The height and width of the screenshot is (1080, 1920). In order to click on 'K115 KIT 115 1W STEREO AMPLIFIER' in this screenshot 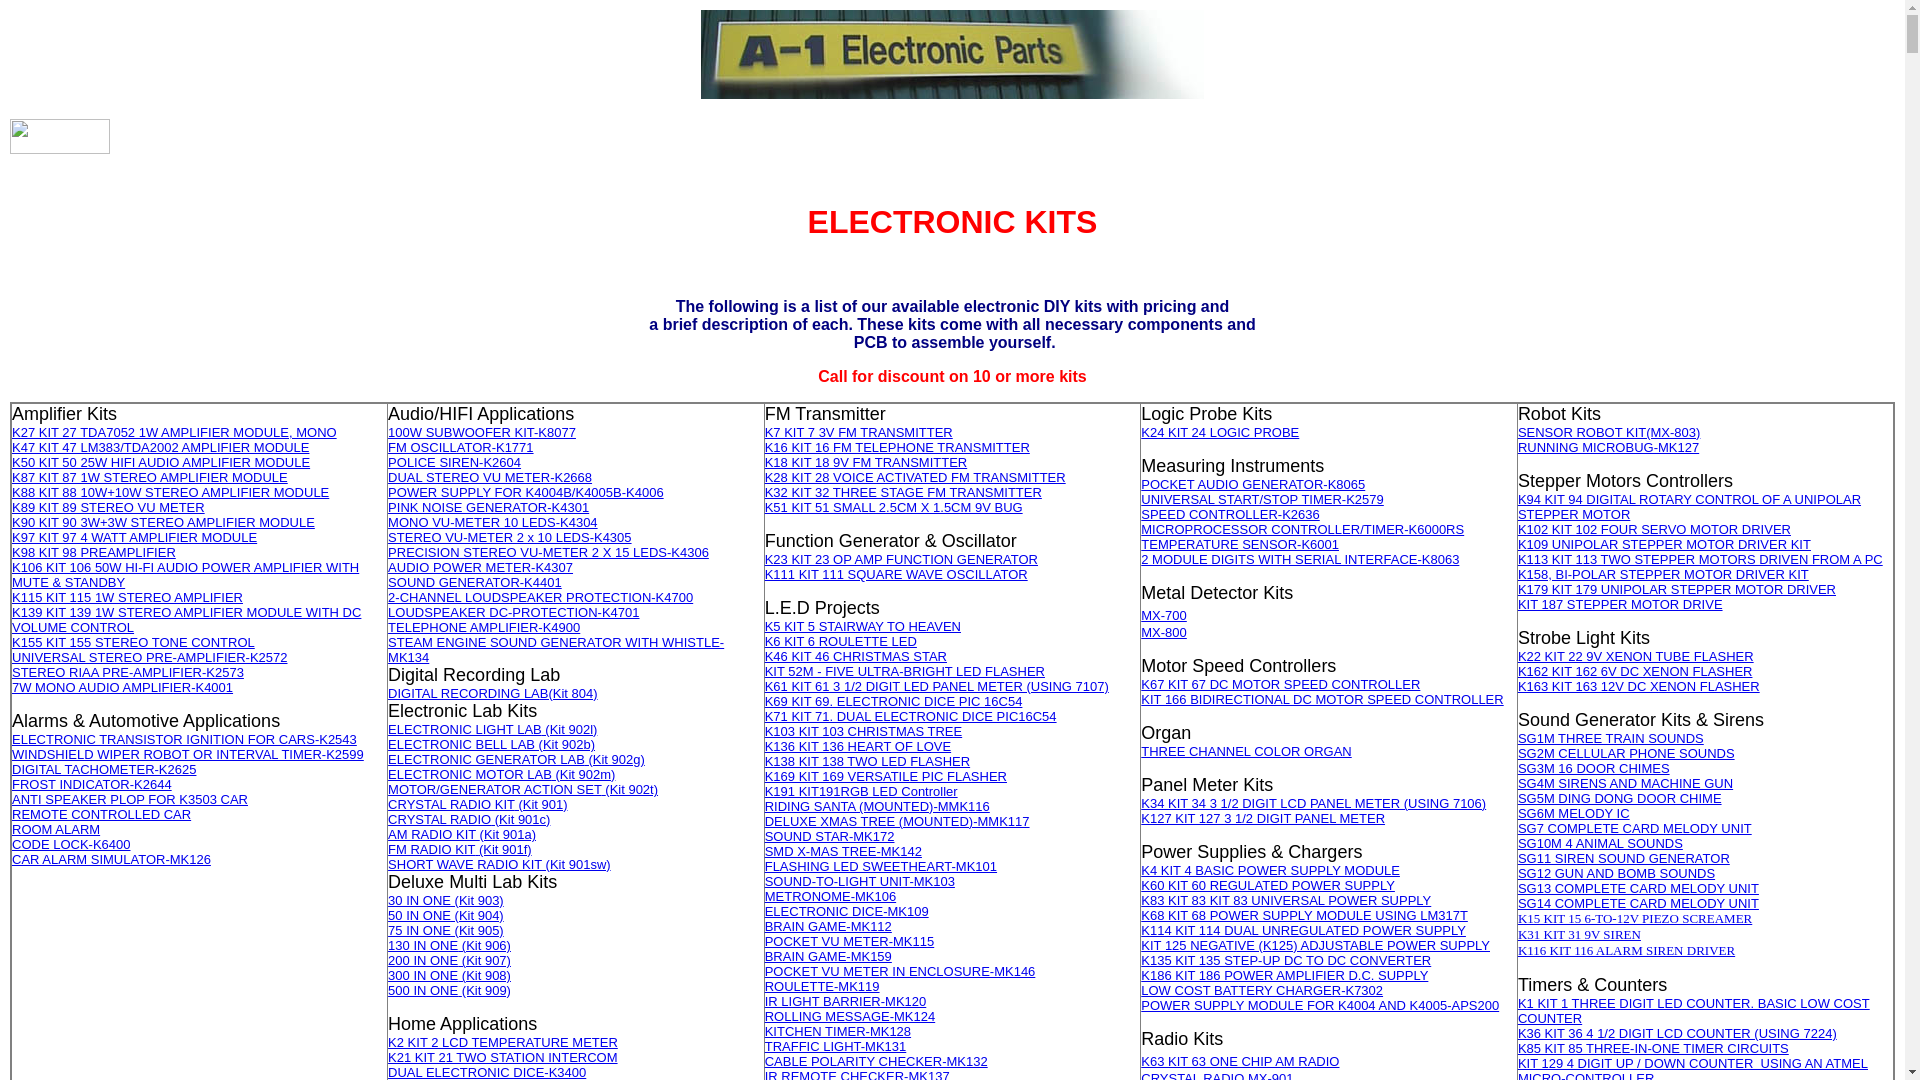, I will do `click(126, 596)`.